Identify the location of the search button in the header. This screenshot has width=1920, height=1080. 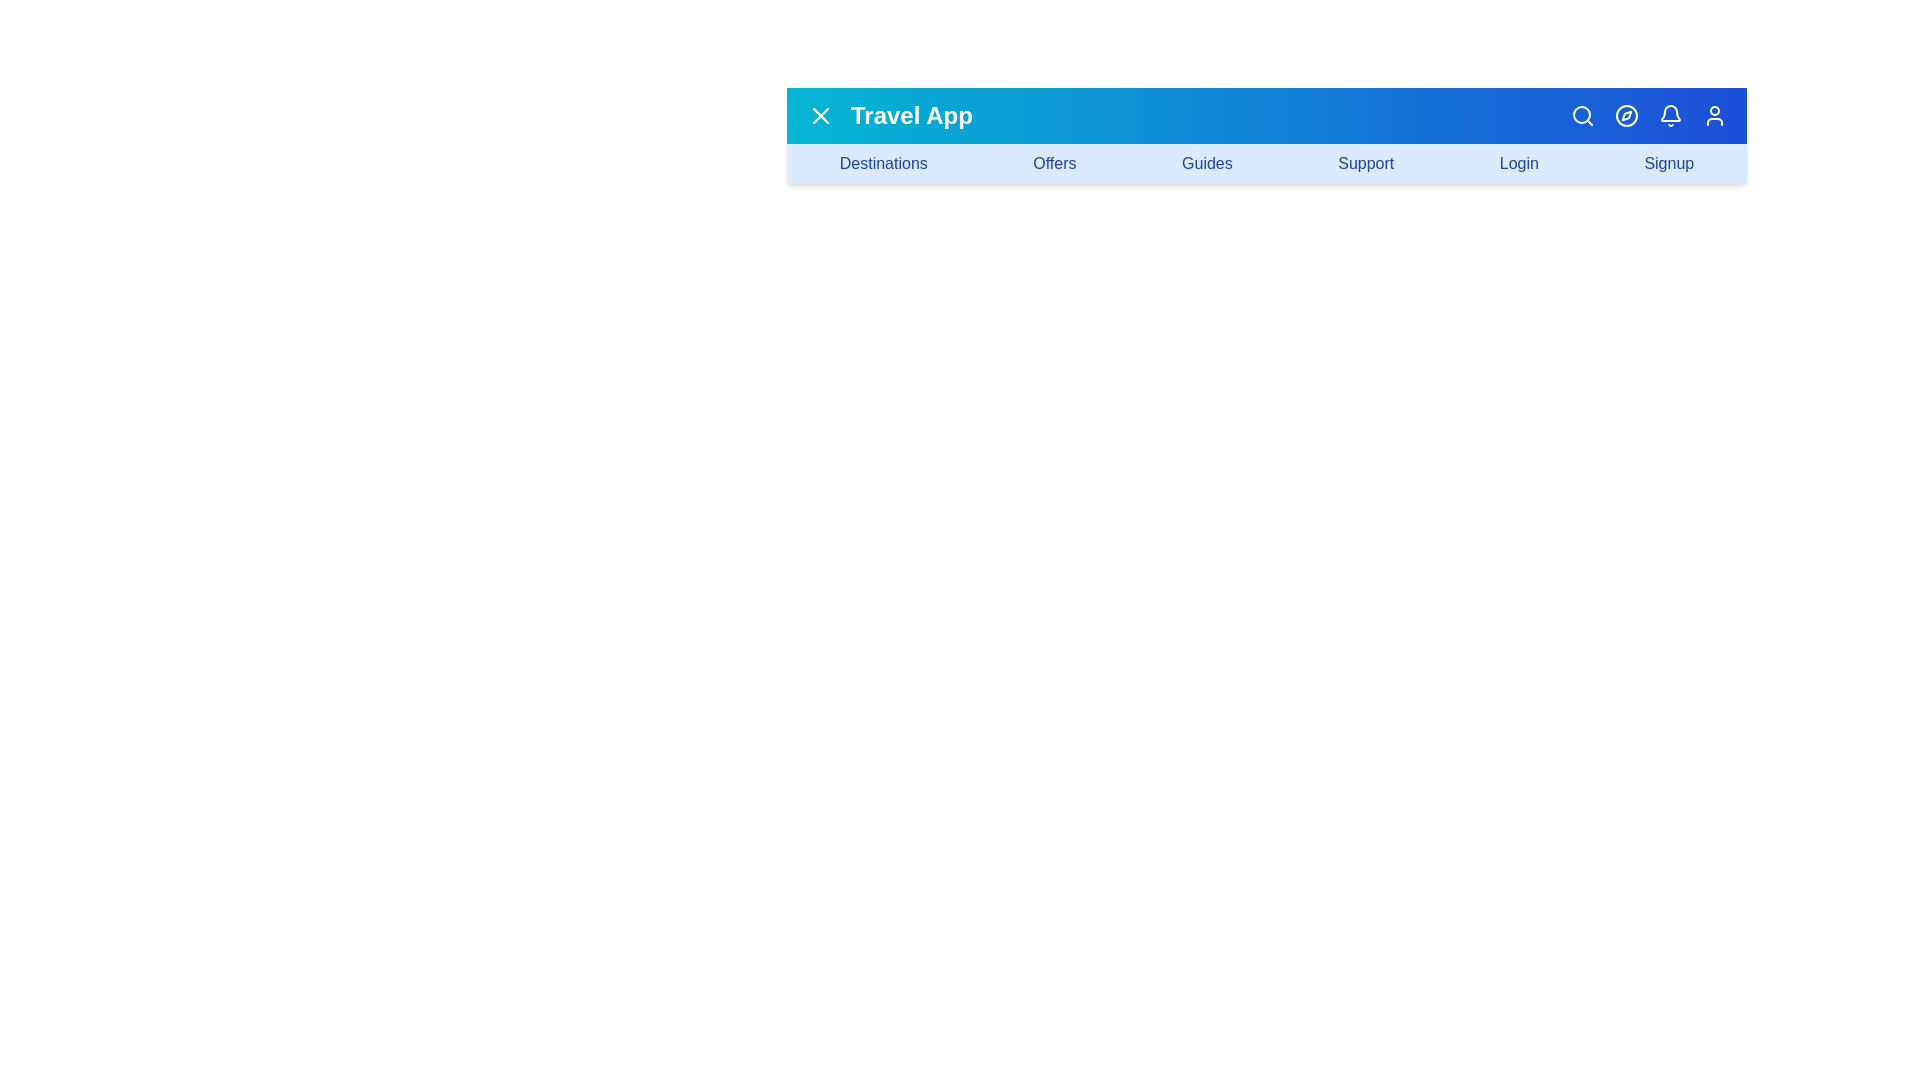
(1582, 115).